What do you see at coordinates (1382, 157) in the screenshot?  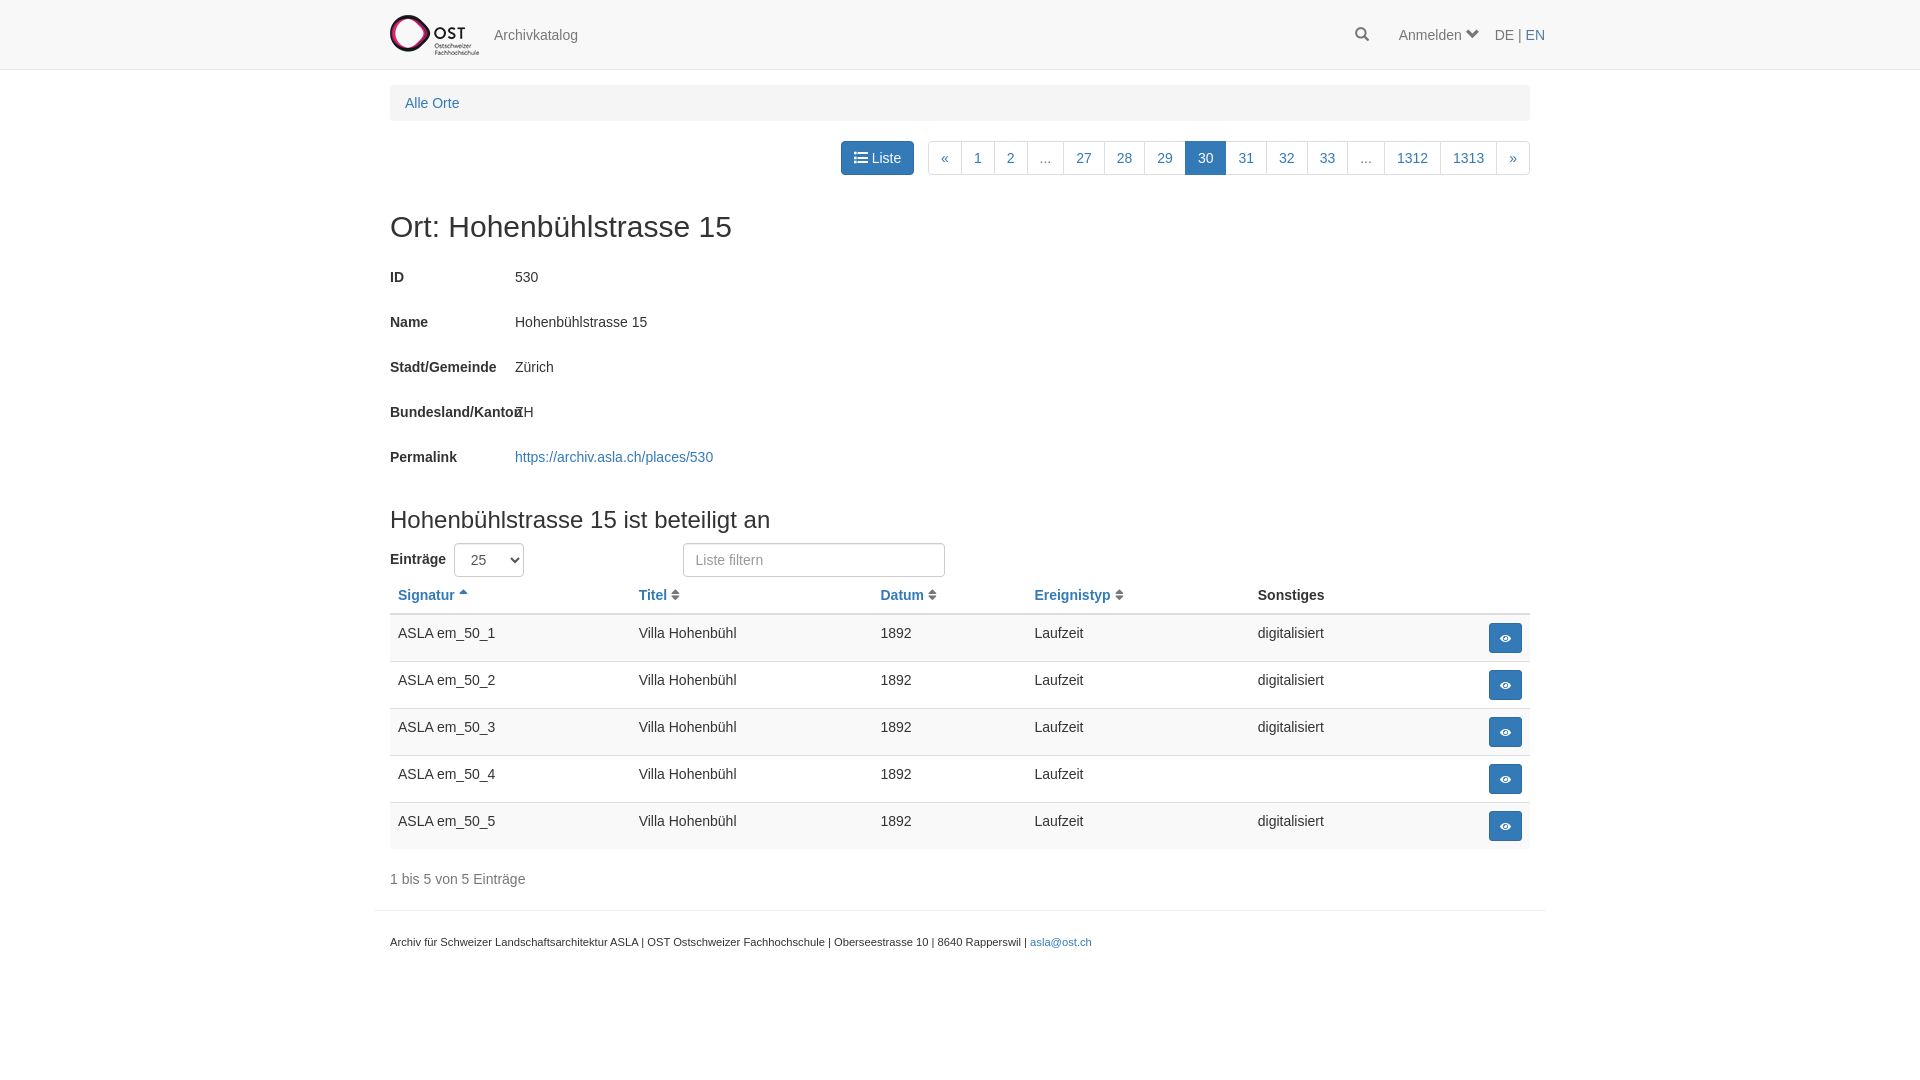 I see `'1312'` at bounding box center [1382, 157].